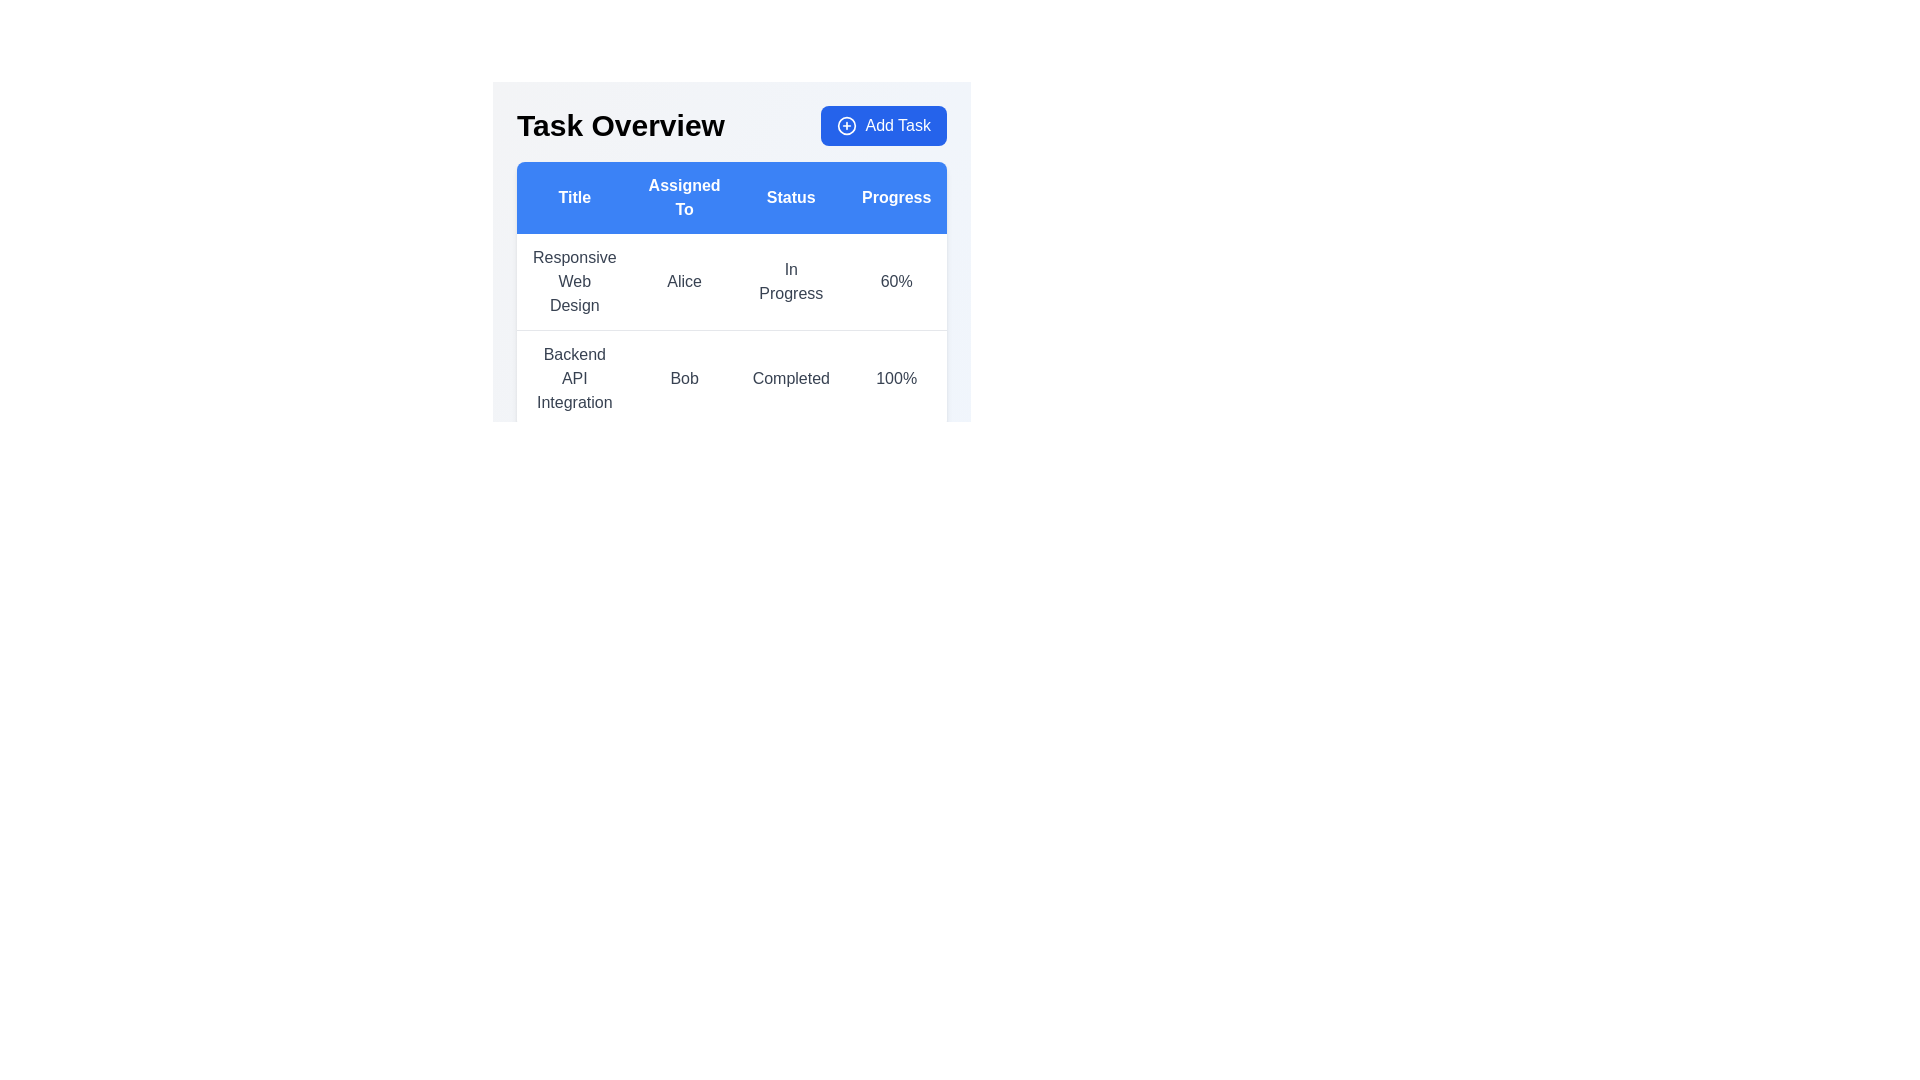 The height and width of the screenshot is (1080, 1920). I want to click on the 'Status' column header in the table, which has a blue background and white text, positioned as the third header between 'Assigned To' and 'Progress', so click(790, 197).